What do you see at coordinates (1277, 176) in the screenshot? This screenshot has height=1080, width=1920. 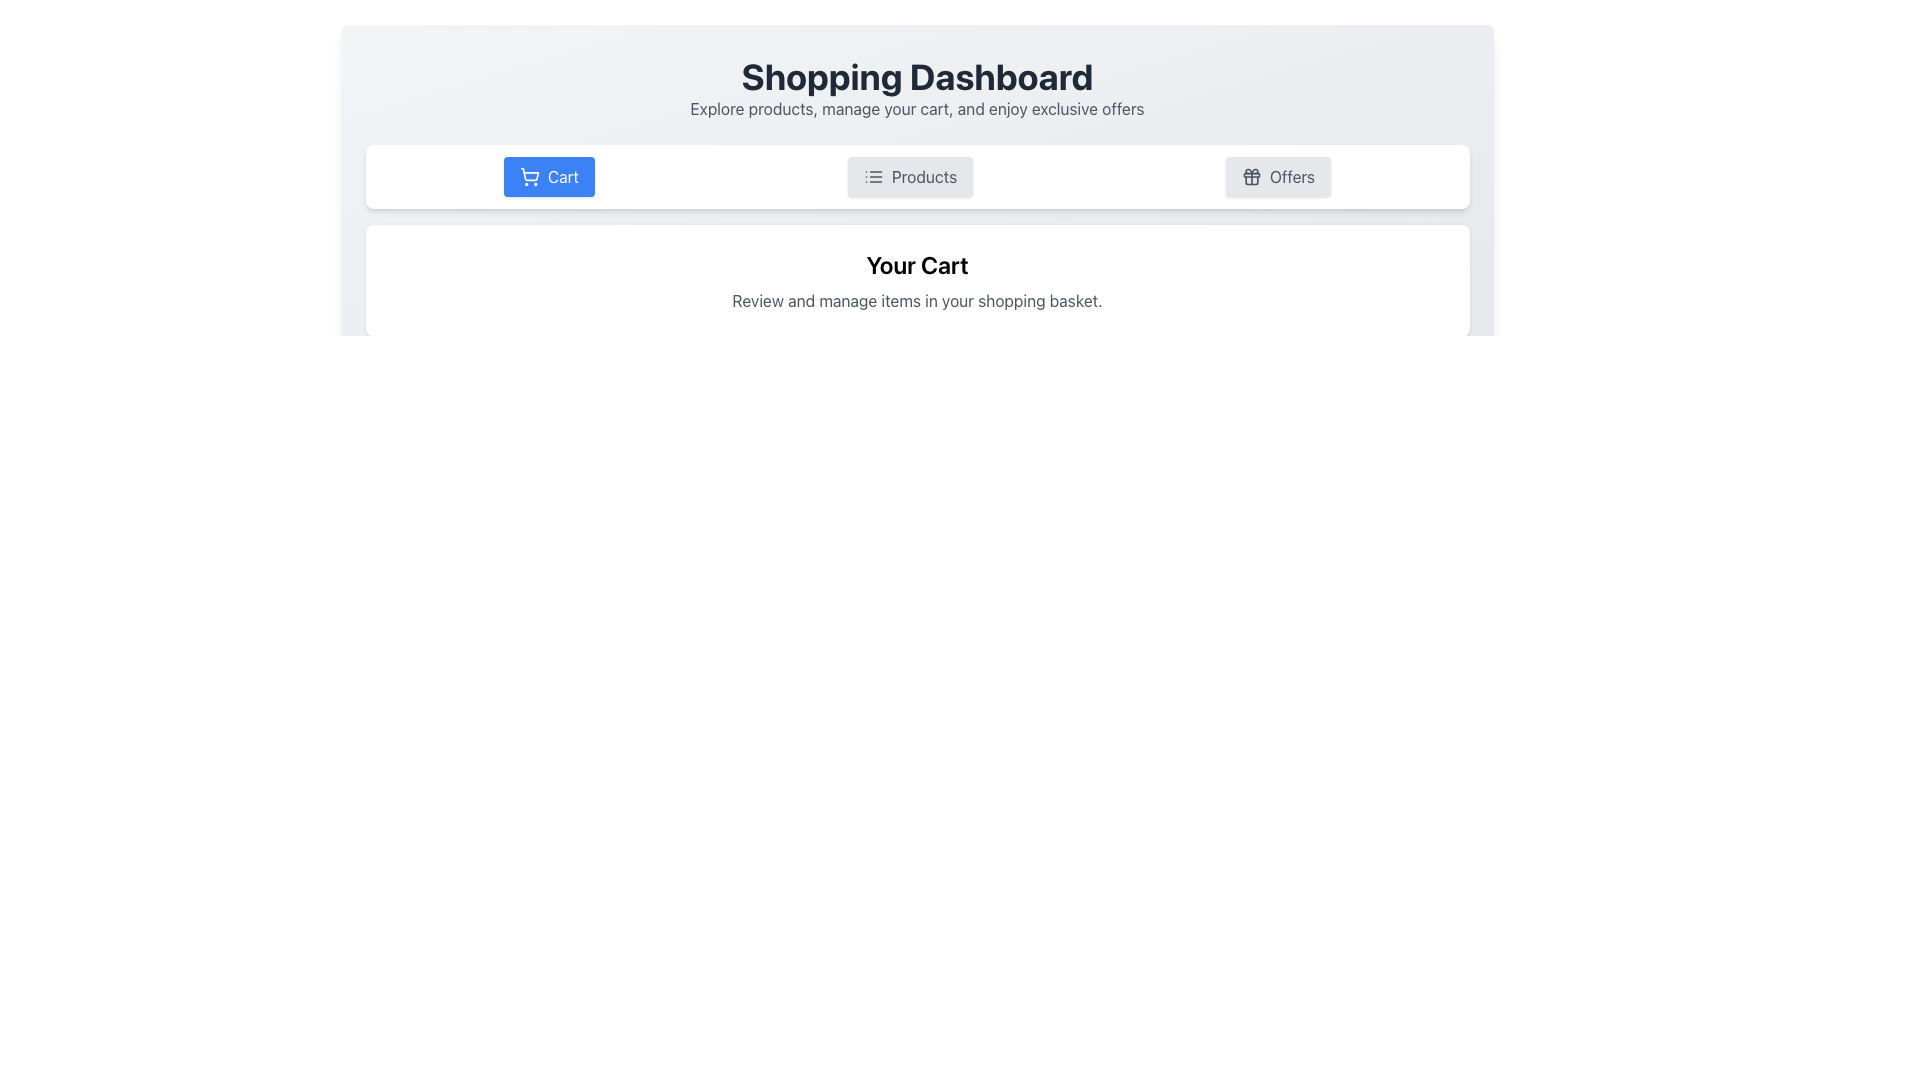 I see `the button located at the far right of the row` at bounding box center [1277, 176].